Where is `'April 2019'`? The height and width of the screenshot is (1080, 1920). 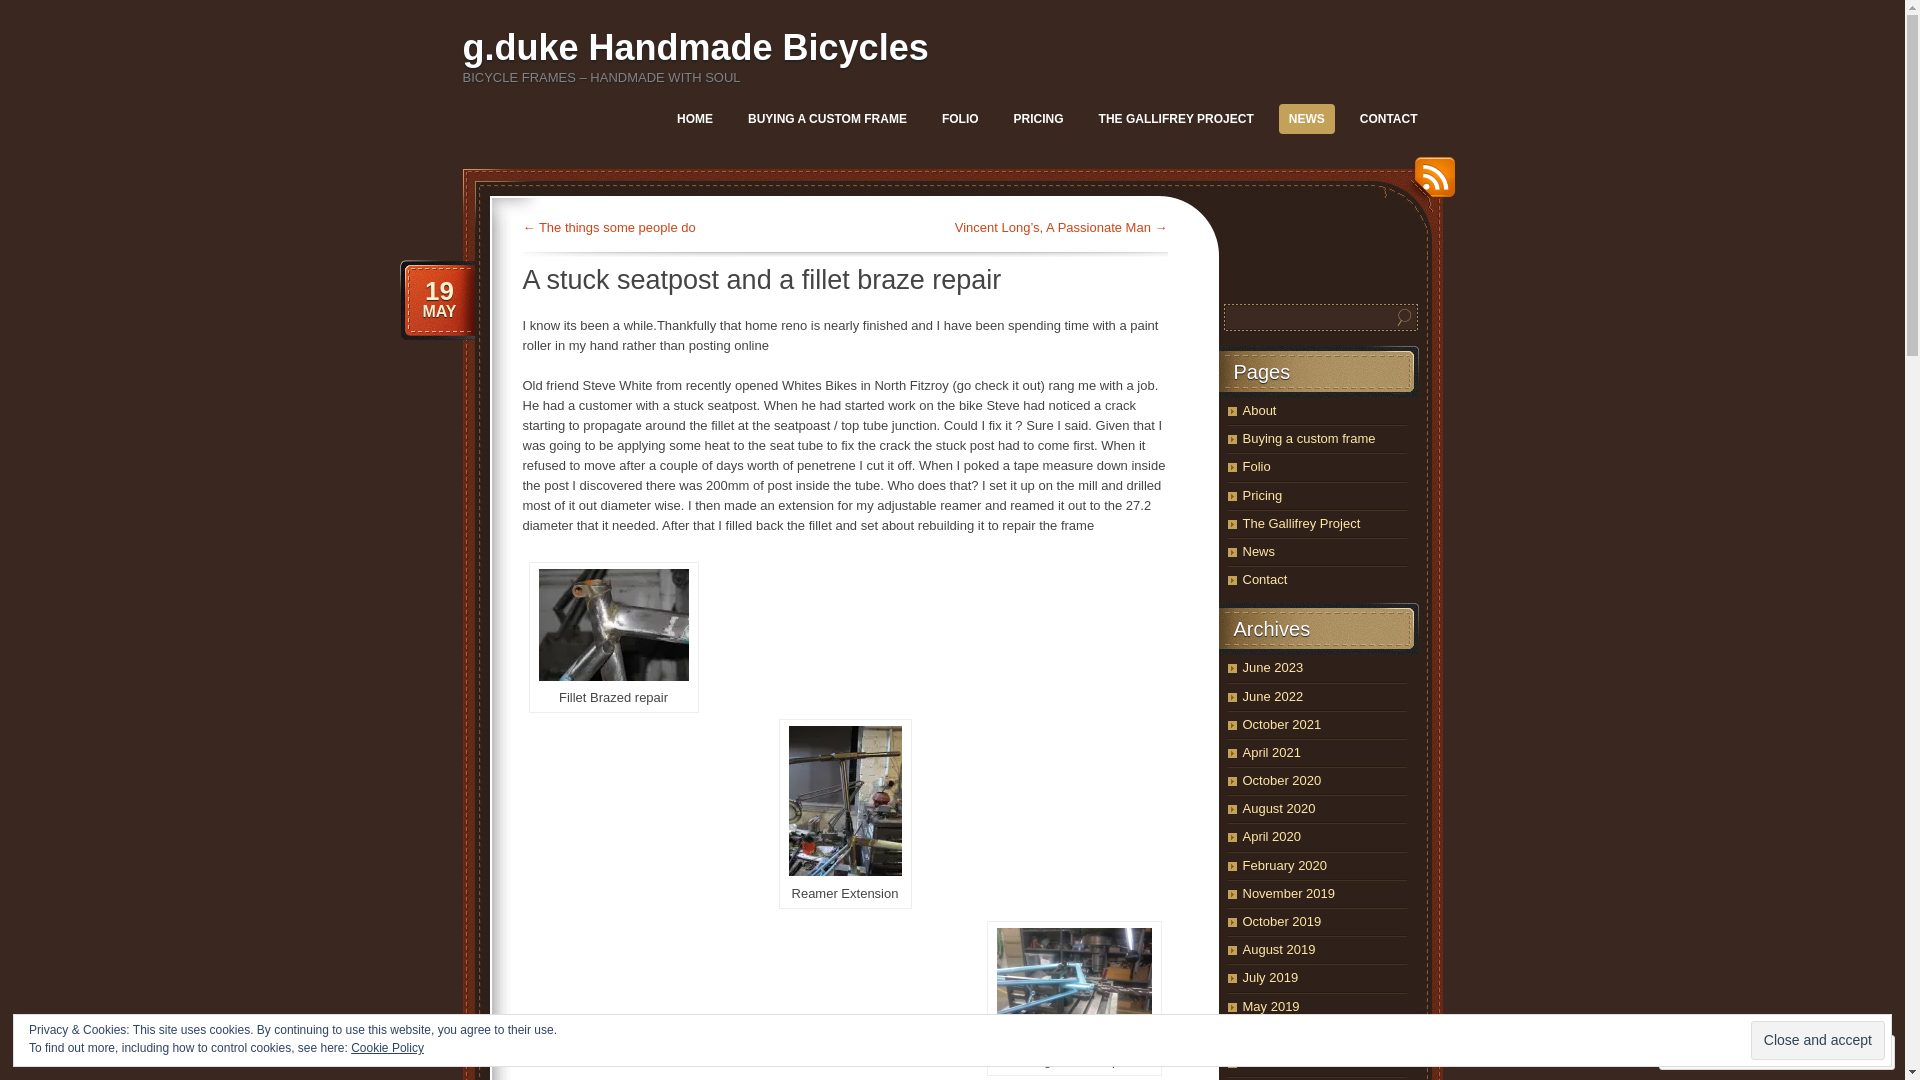
'April 2019' is located at coordinates (1241, 1034).